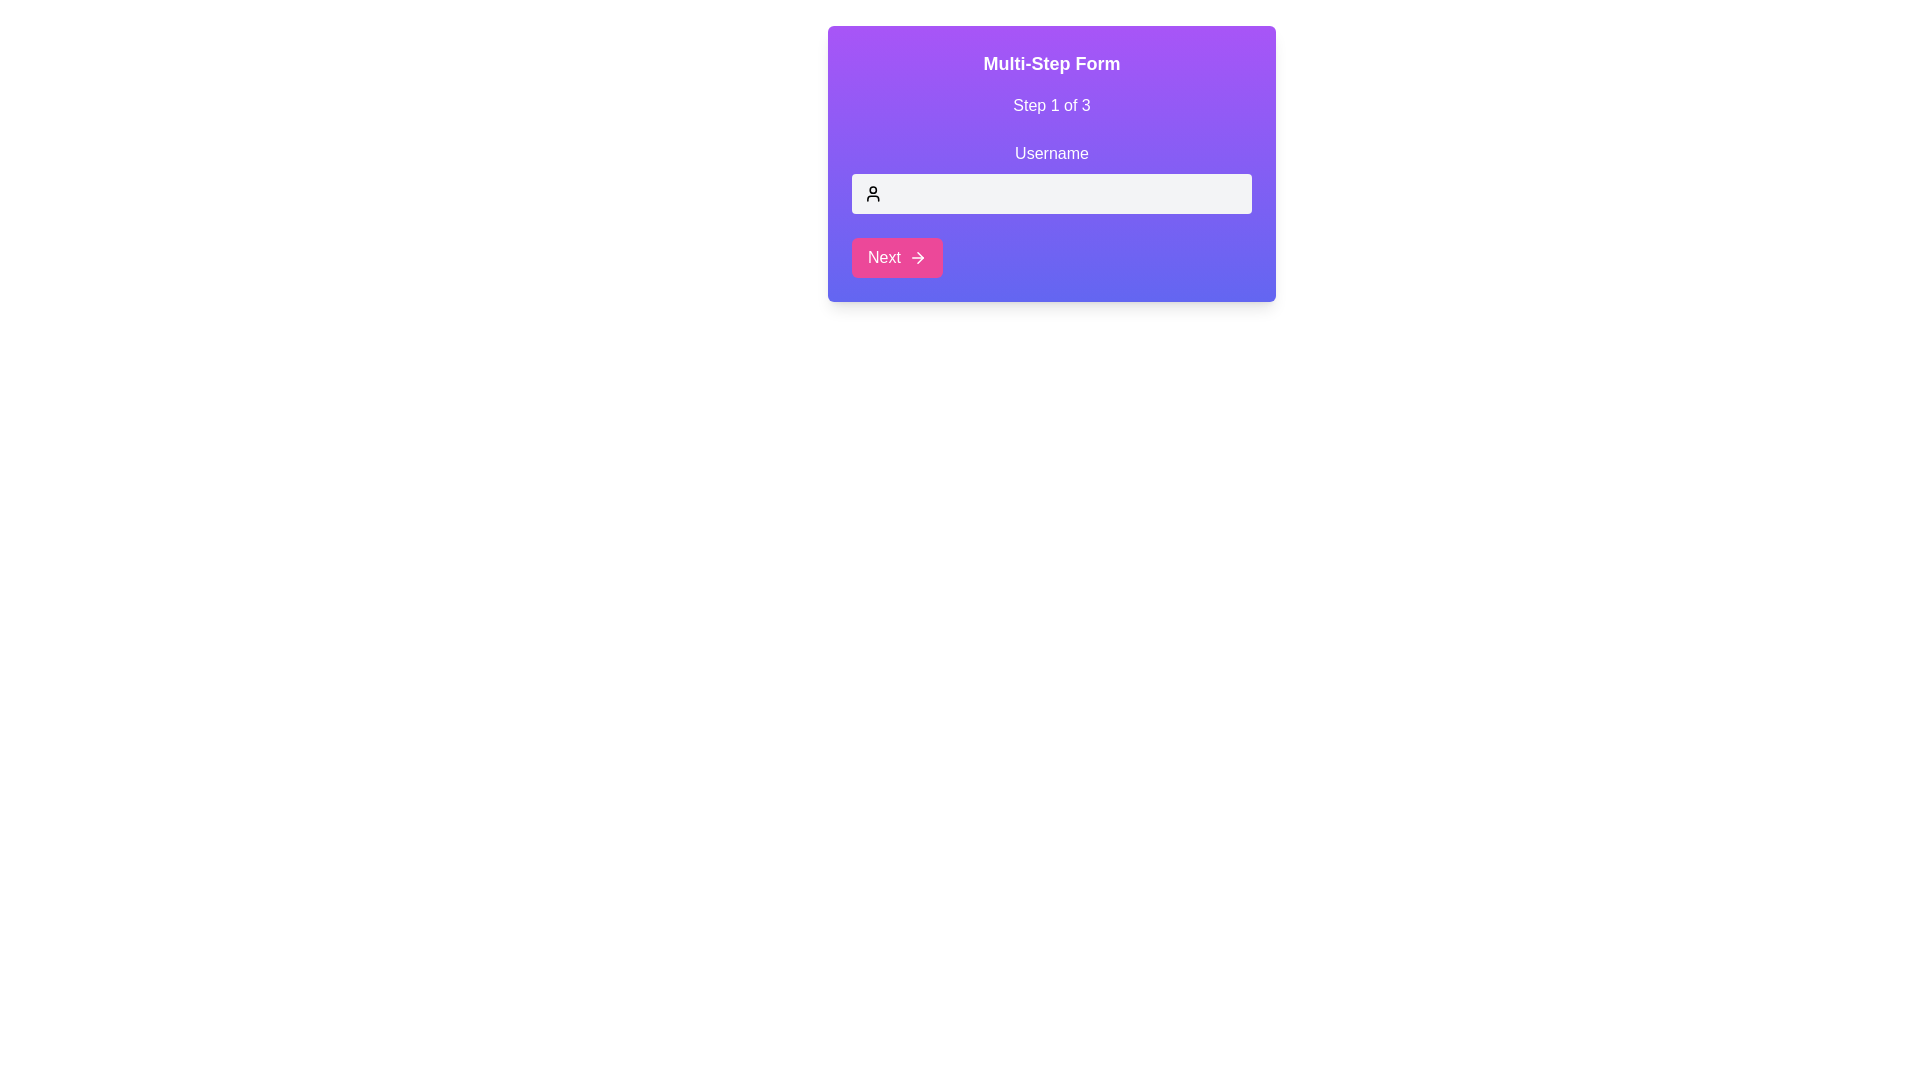 The height and width of the screenshot is (1080, 1920). I want to click on the right-pointing arrow icon within the 'Next' button located on the bottom-left of the interactive card, so click(919, 257).